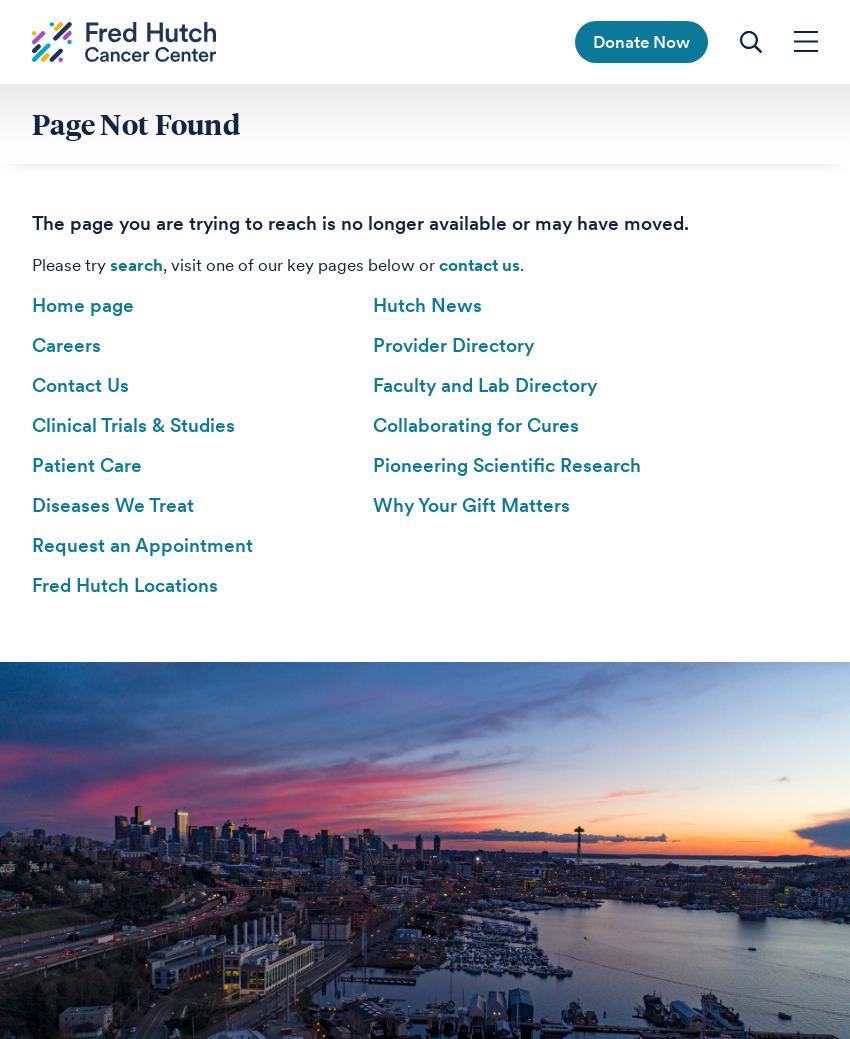  What do you see at coordinates (108, 265) in the screenshot?
I see `'search'` at bounding box center [108, 265].